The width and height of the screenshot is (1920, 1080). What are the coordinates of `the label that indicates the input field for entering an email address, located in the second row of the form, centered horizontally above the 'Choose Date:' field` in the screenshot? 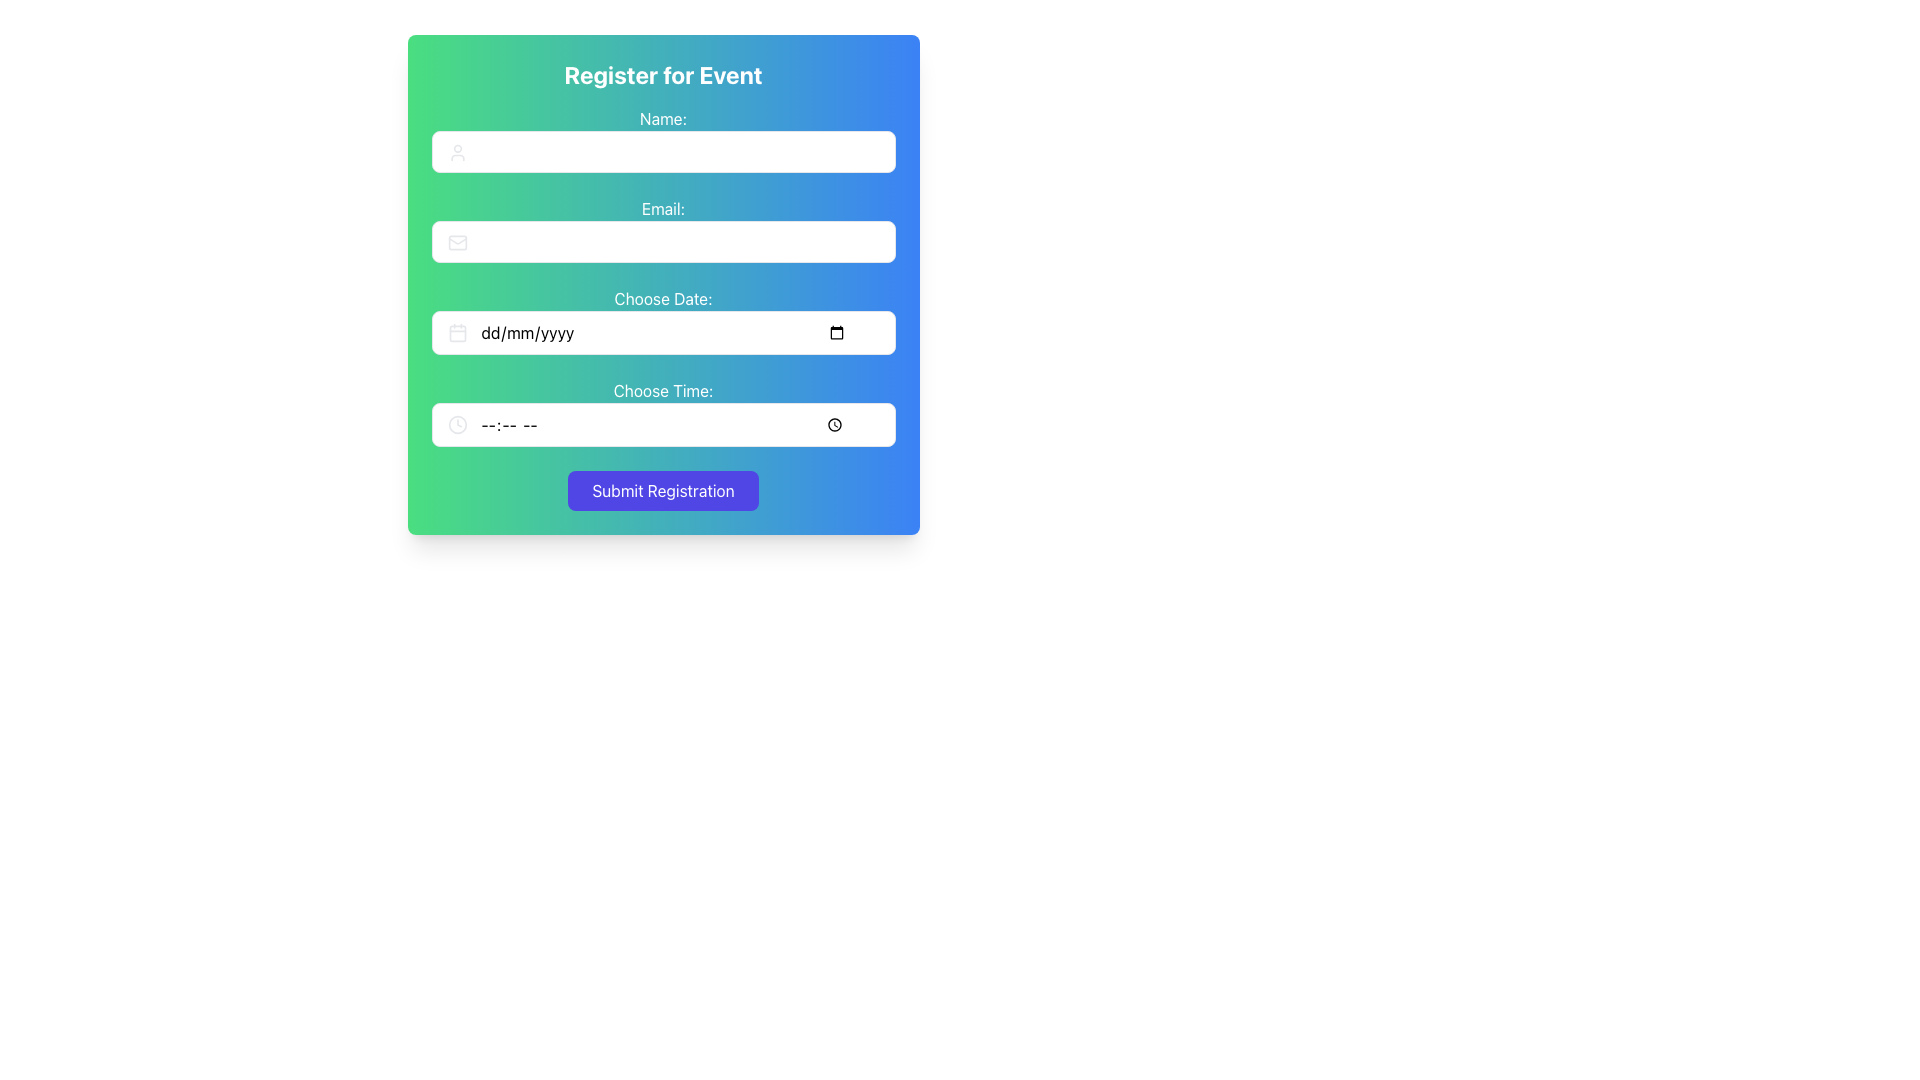 It's located at (663, 229).